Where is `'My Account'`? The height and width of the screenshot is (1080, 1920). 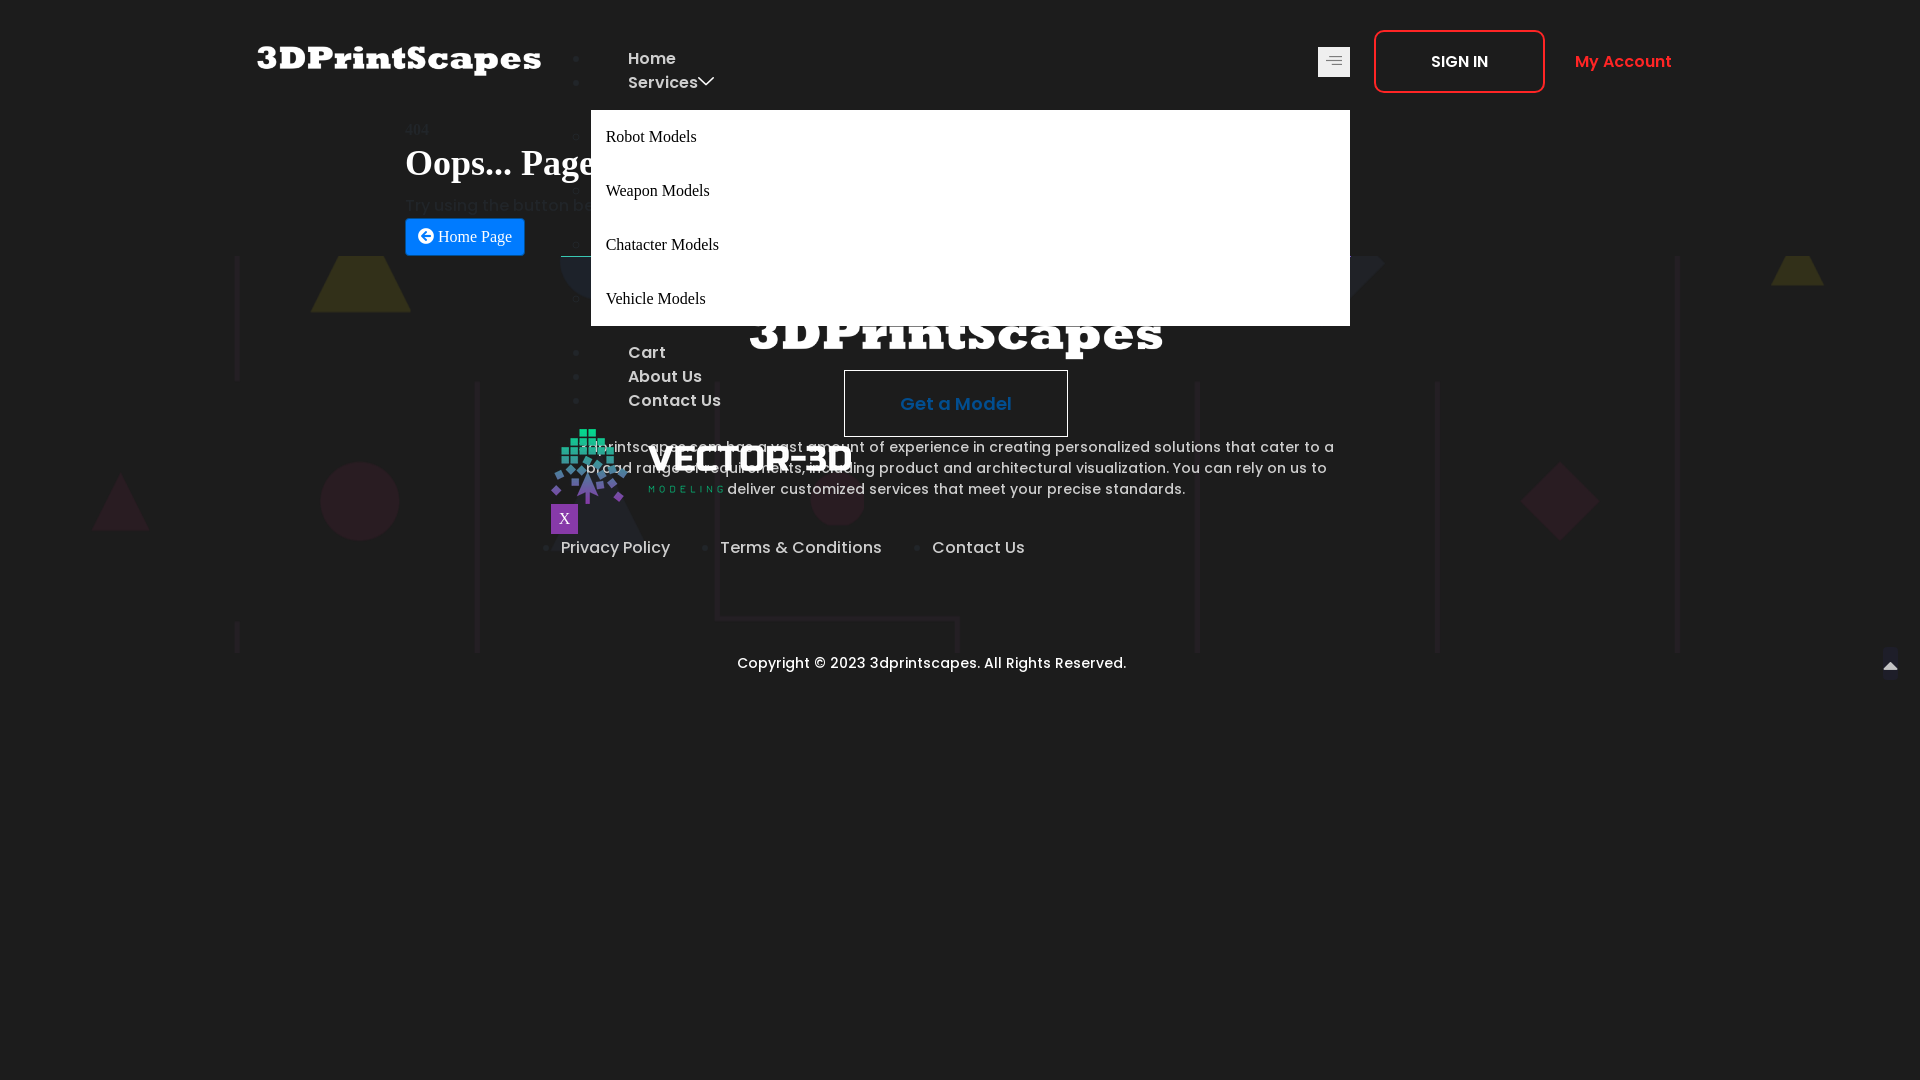
'My Account' is located at coordinates (1623, 60).